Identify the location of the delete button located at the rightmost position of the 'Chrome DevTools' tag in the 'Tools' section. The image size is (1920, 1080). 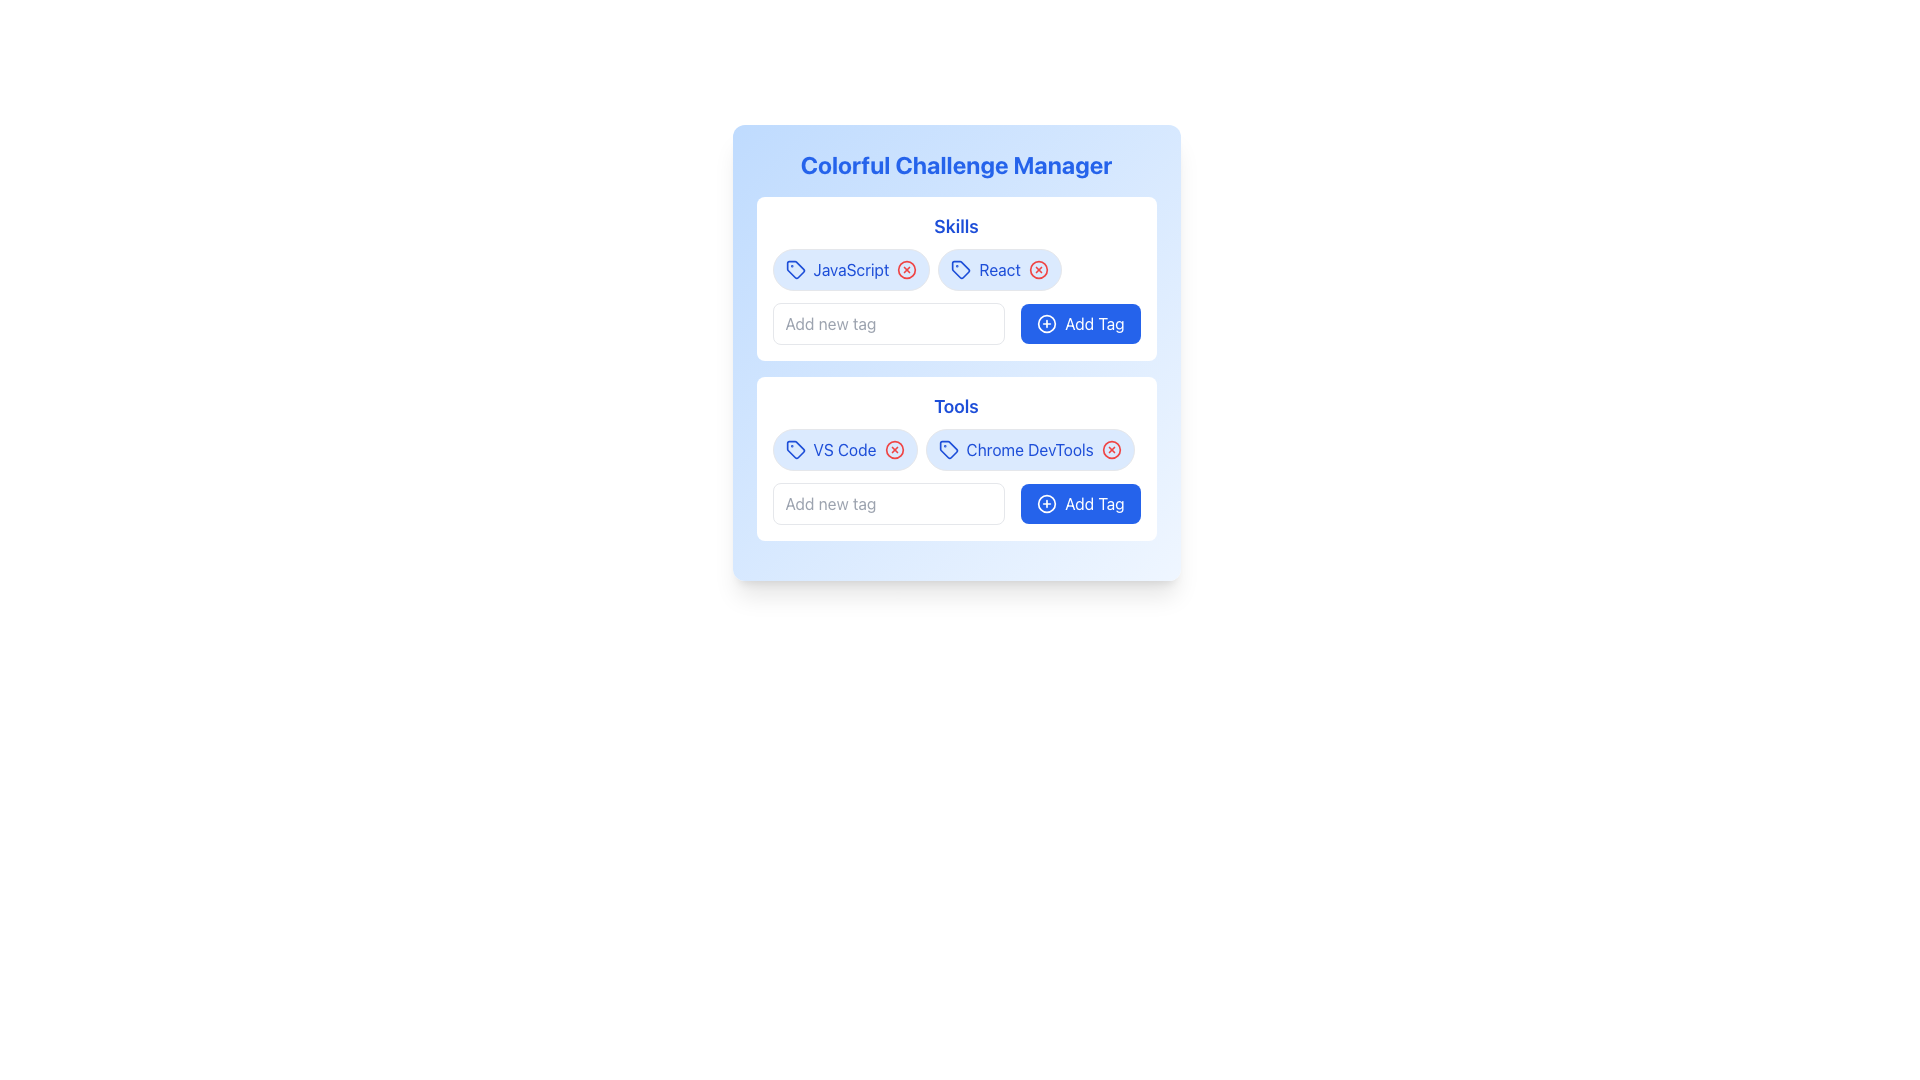
(1110, 450).